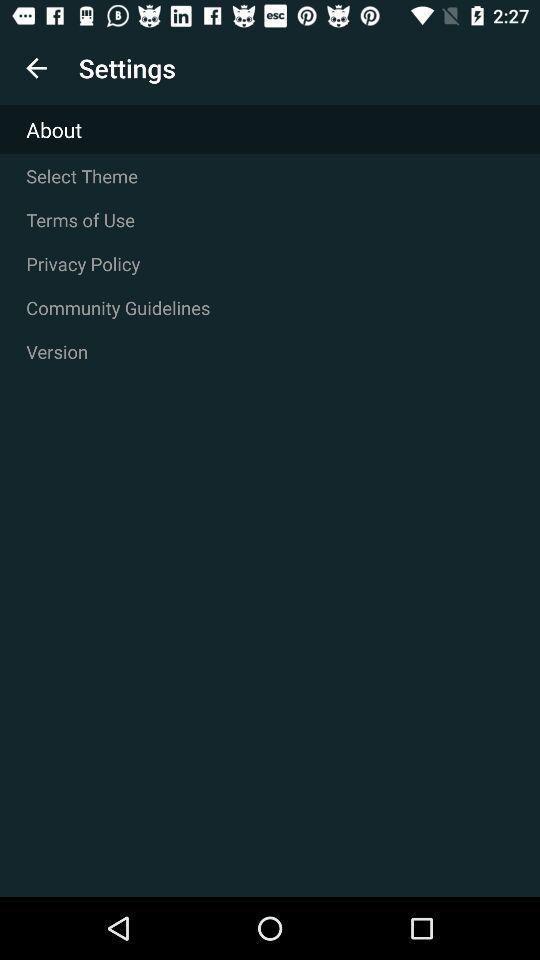 The image size is (540, 960). What do you see at coordinates (270, 128) in the screenshot?
I see `the about` at bounding box center [270, 128].